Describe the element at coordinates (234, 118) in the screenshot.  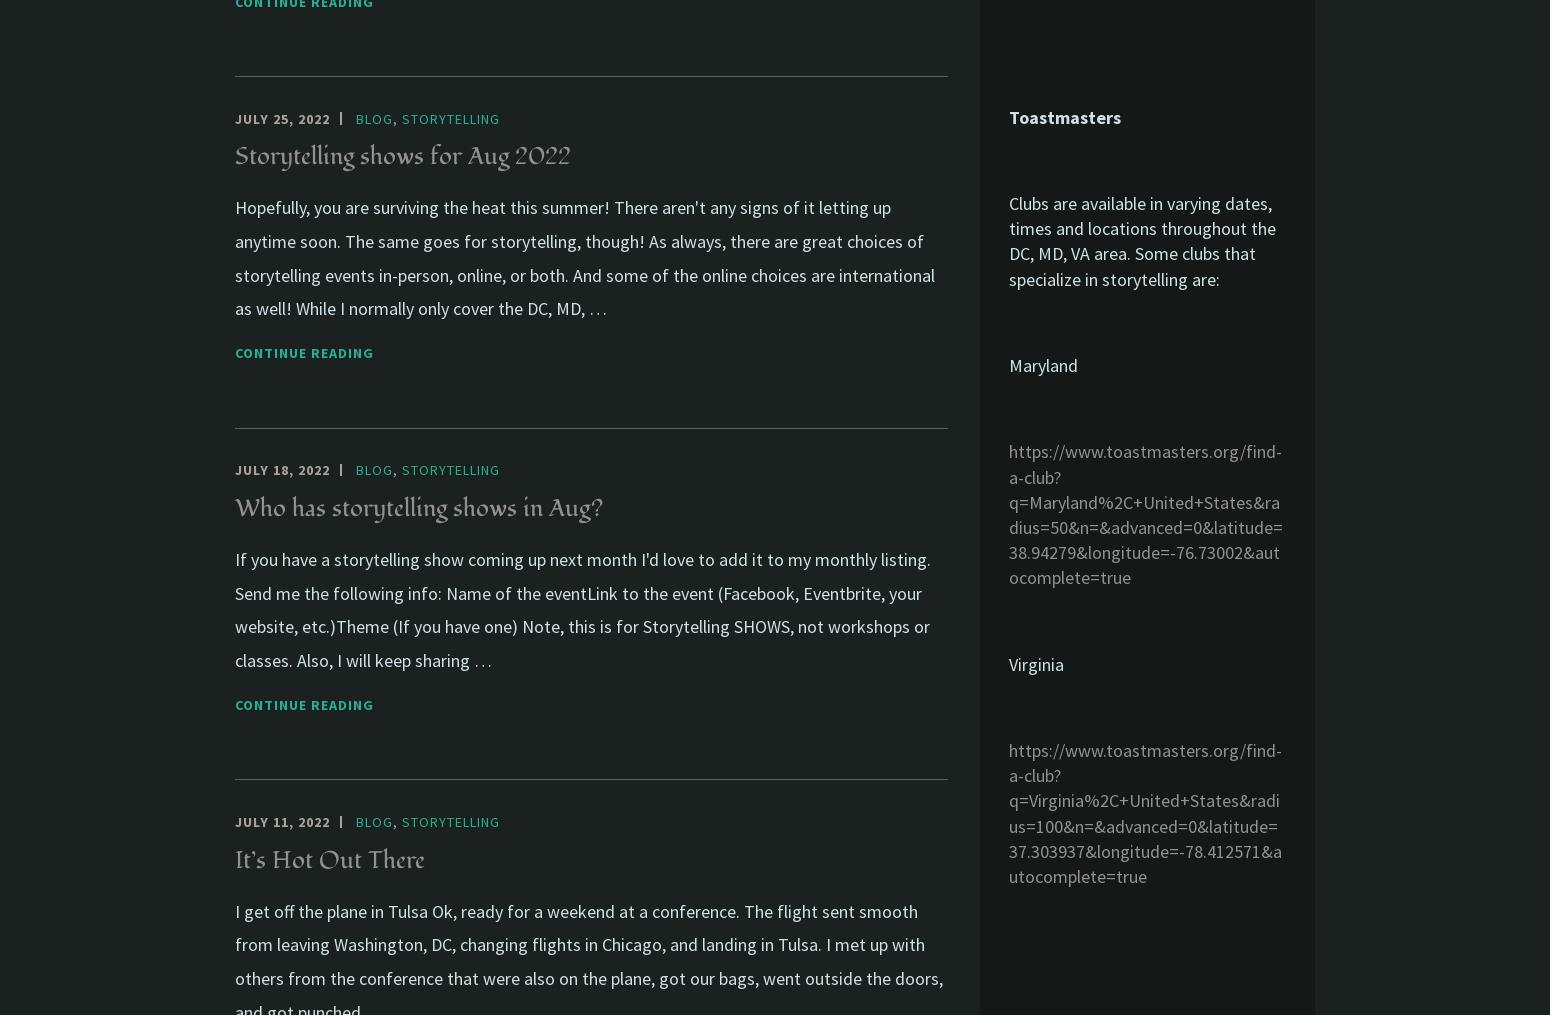
I see `'July 25, 2022'` at that location.